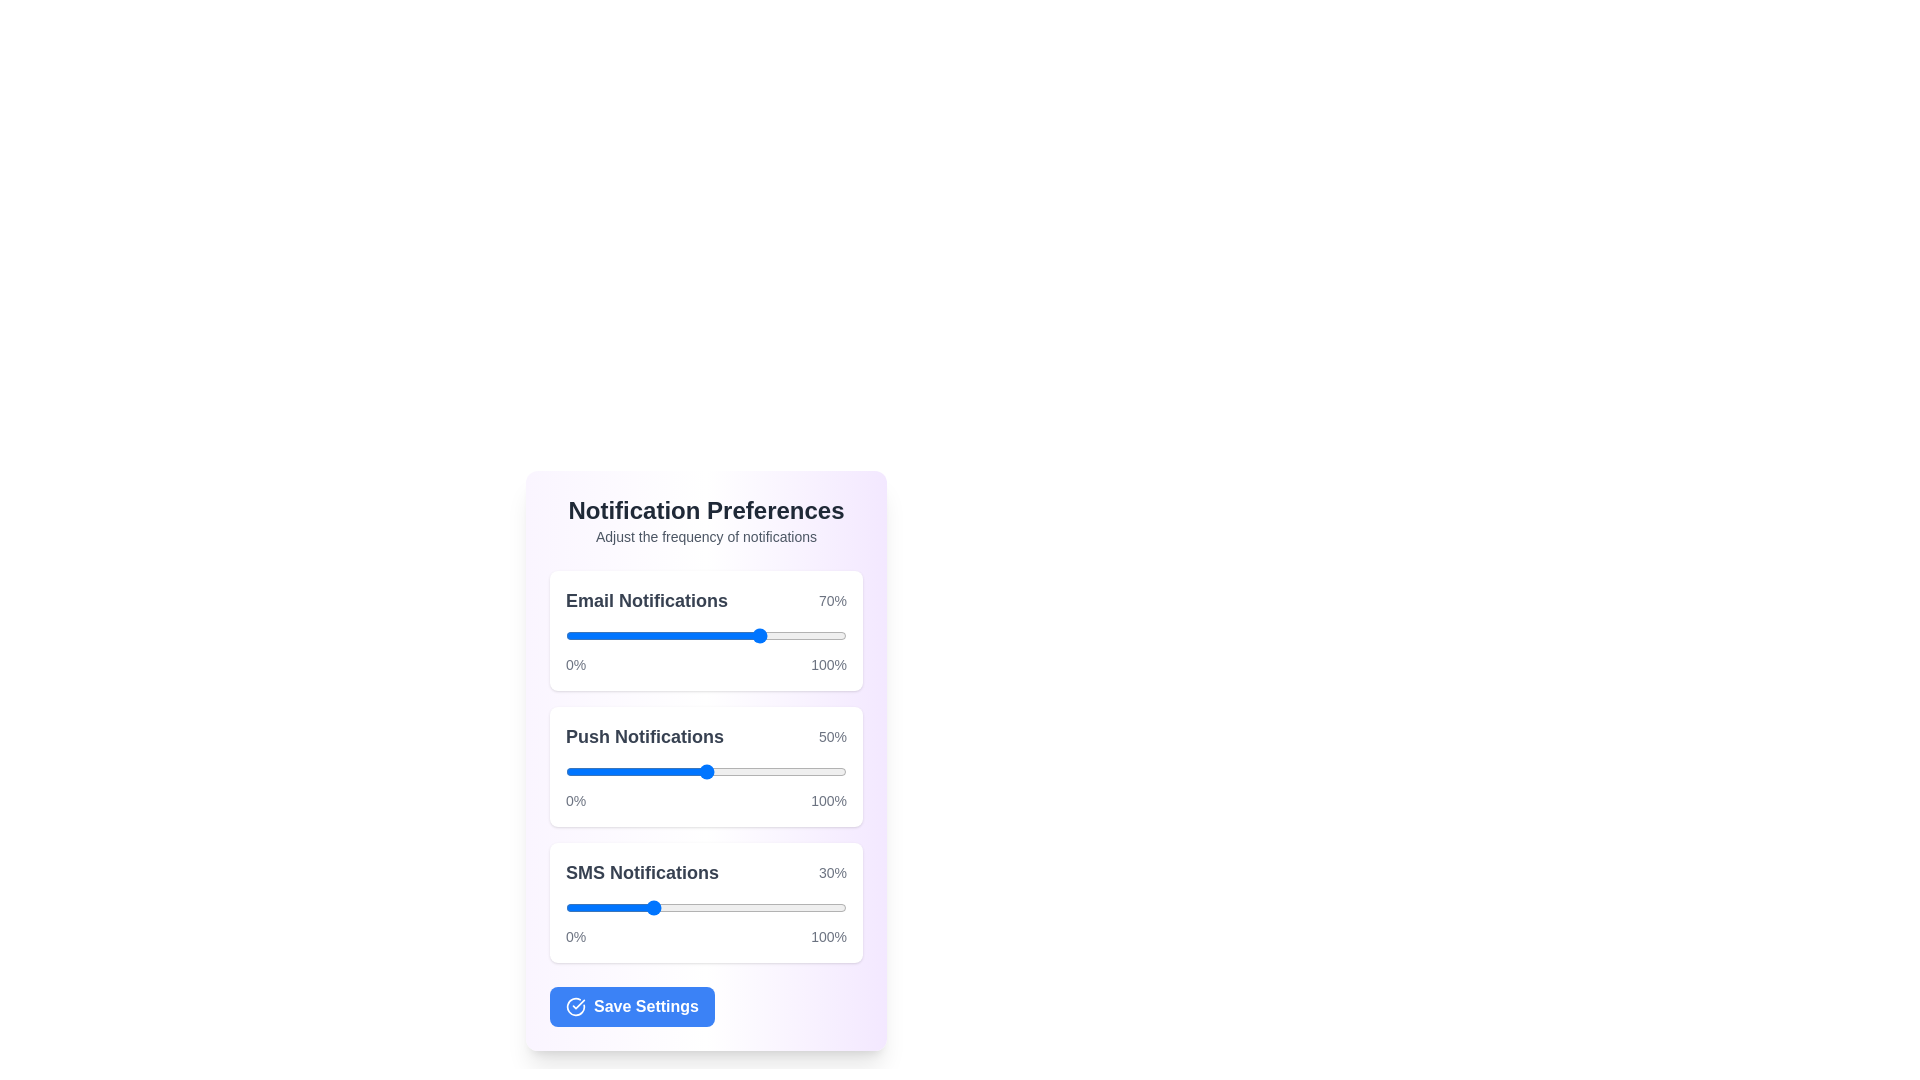  I want to click on the 'SMS Notifications' text label, which is bold, larger font, dark gray, positioned above a progress bar and adjacent to a '30%' percentage indicator, so click(642, 871).